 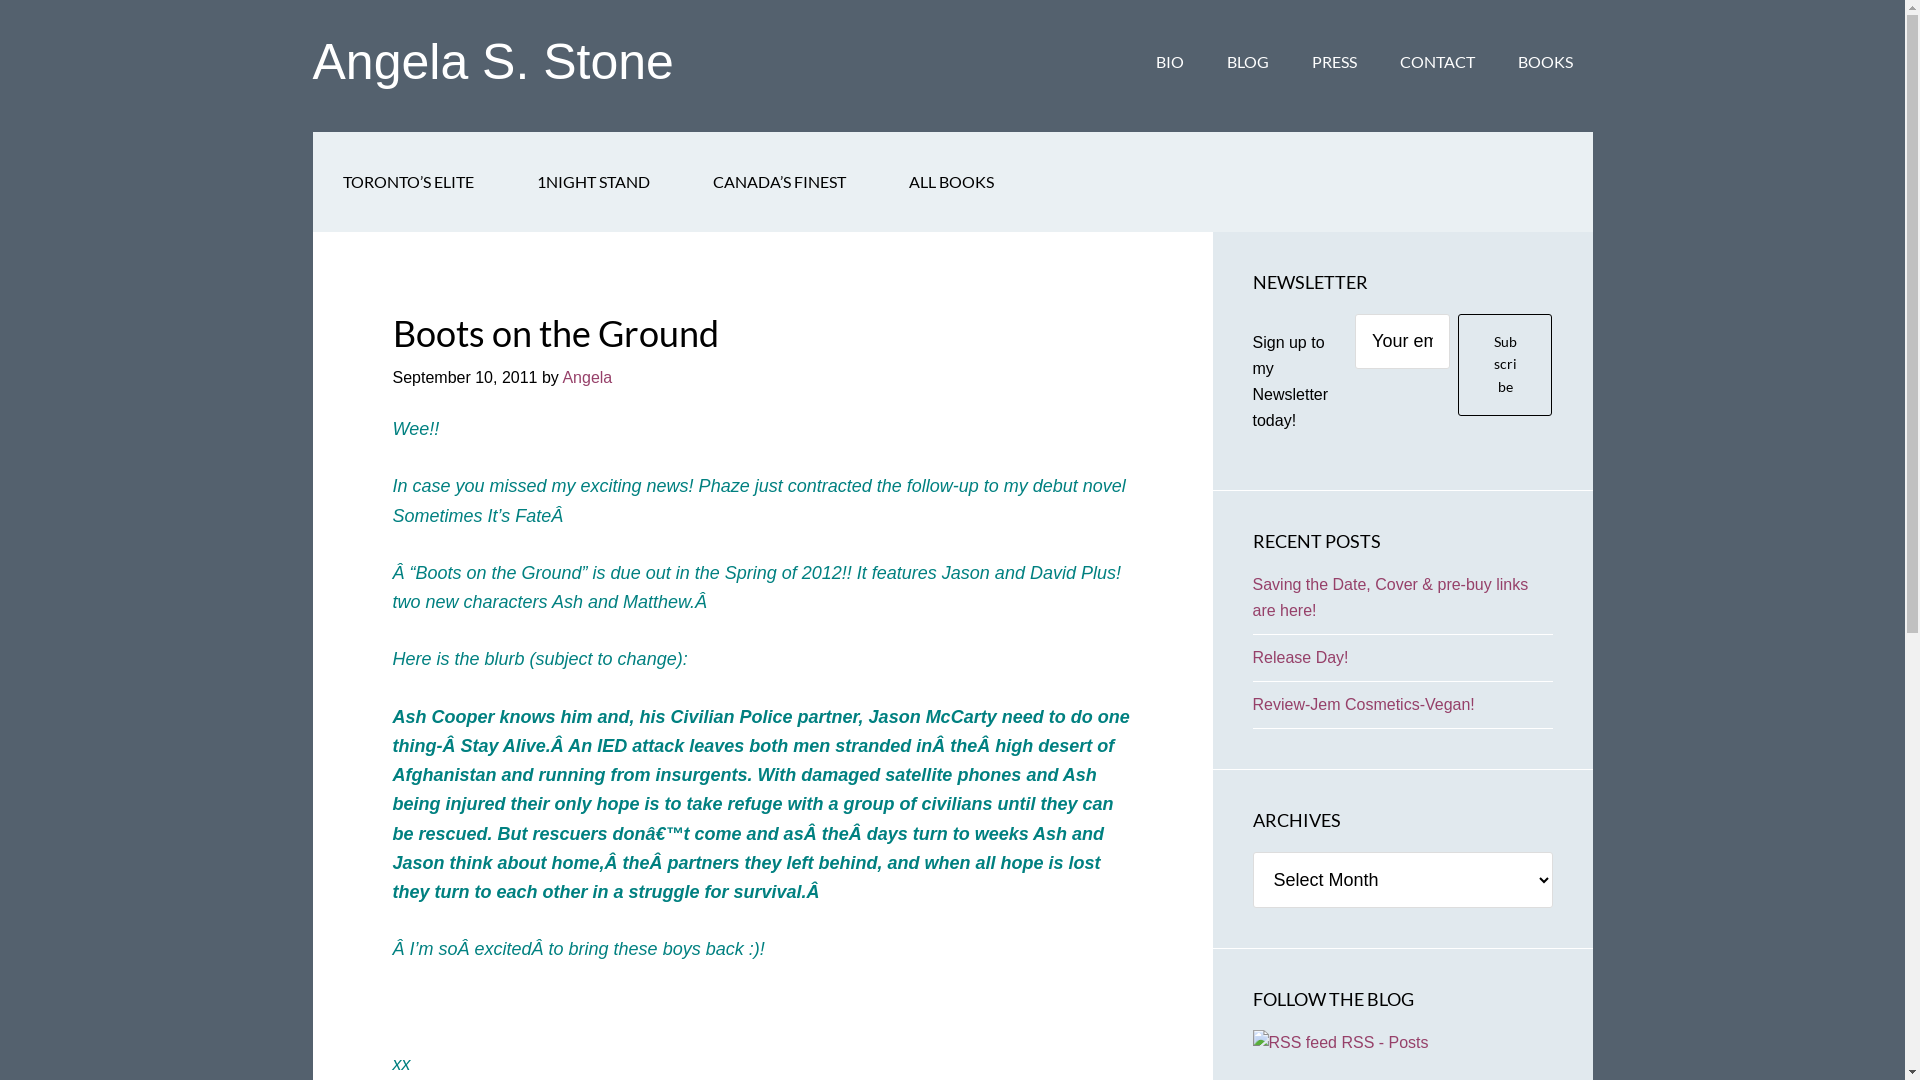 What do you see at coordinates (492, 60) in the screenshot?
I see `'Angela S. Stone'` at bounding box center [492, 60].